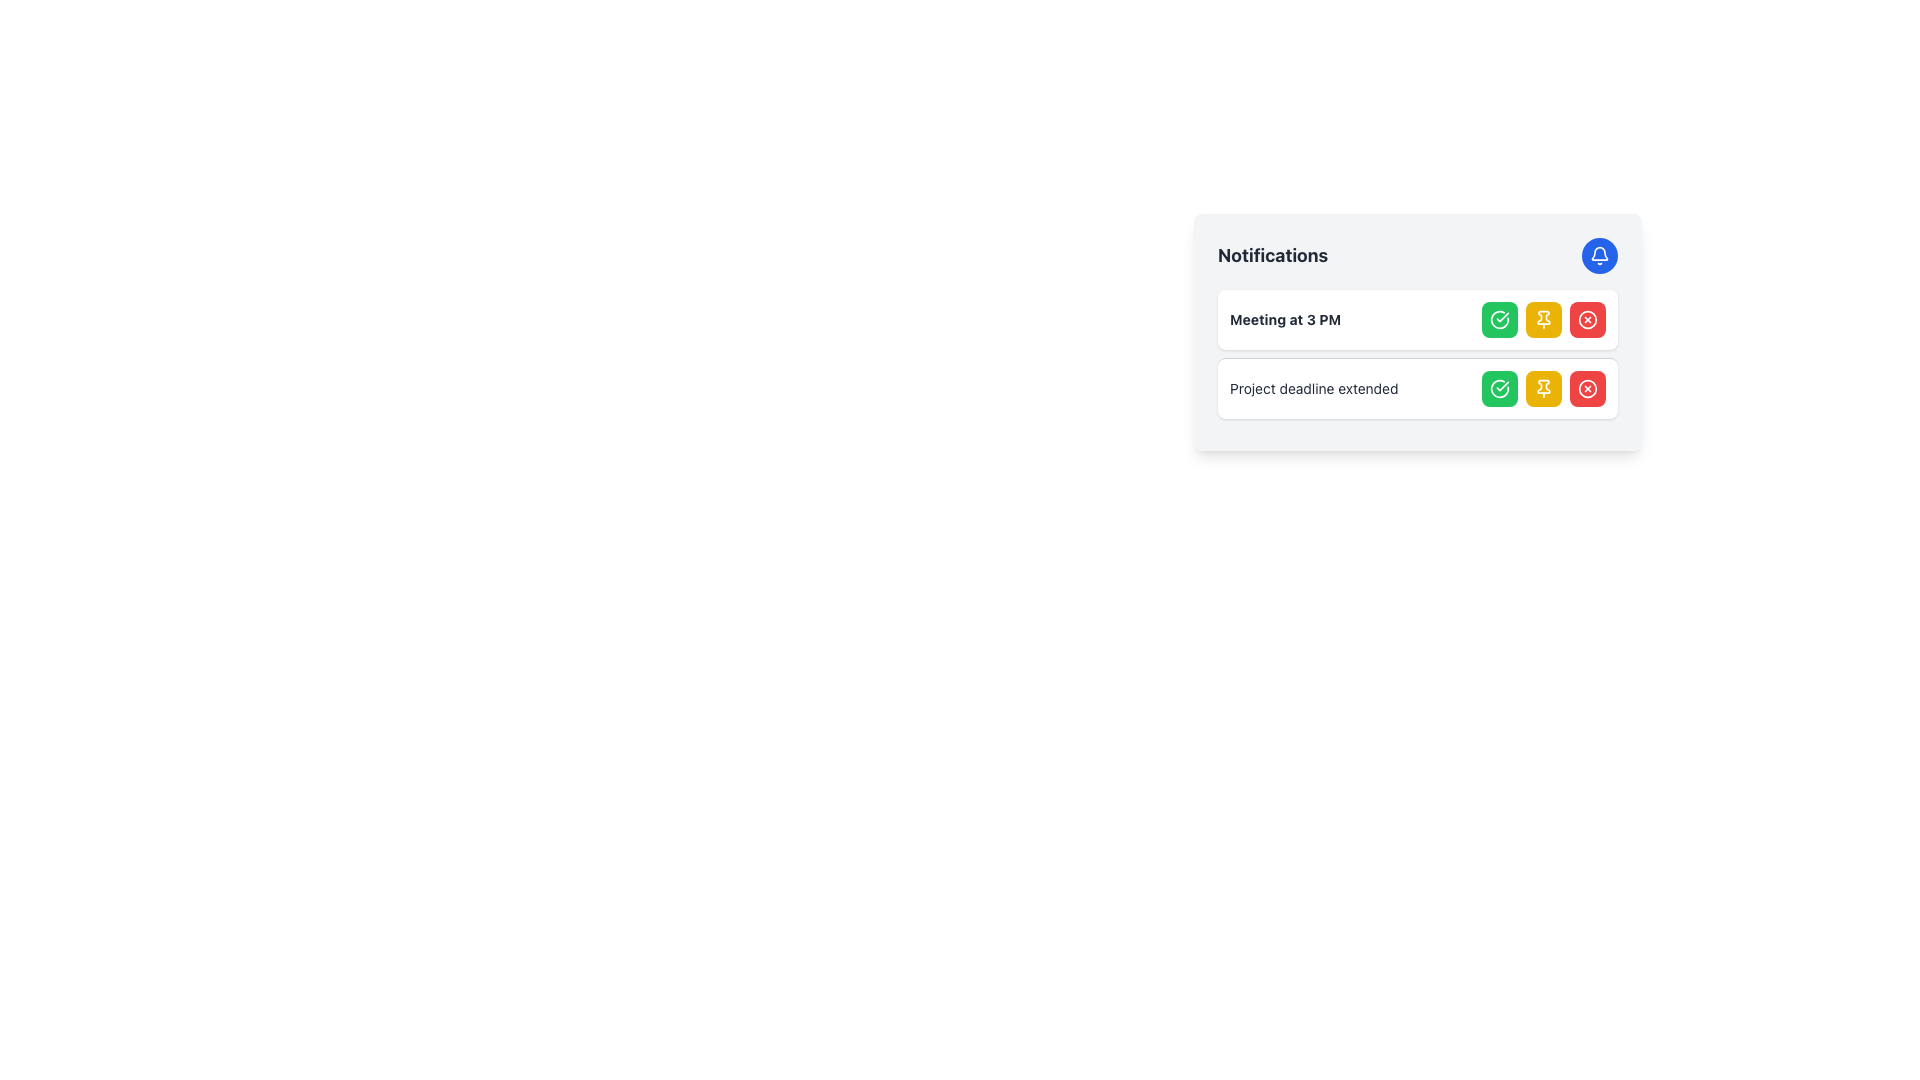  Describe the element at coordinates (1598, 254) in the screenshot. I see `the bell icon, which is a simplistic line-style icon within a circular blue background, located in the top-right corner of the notification panel` at that location.